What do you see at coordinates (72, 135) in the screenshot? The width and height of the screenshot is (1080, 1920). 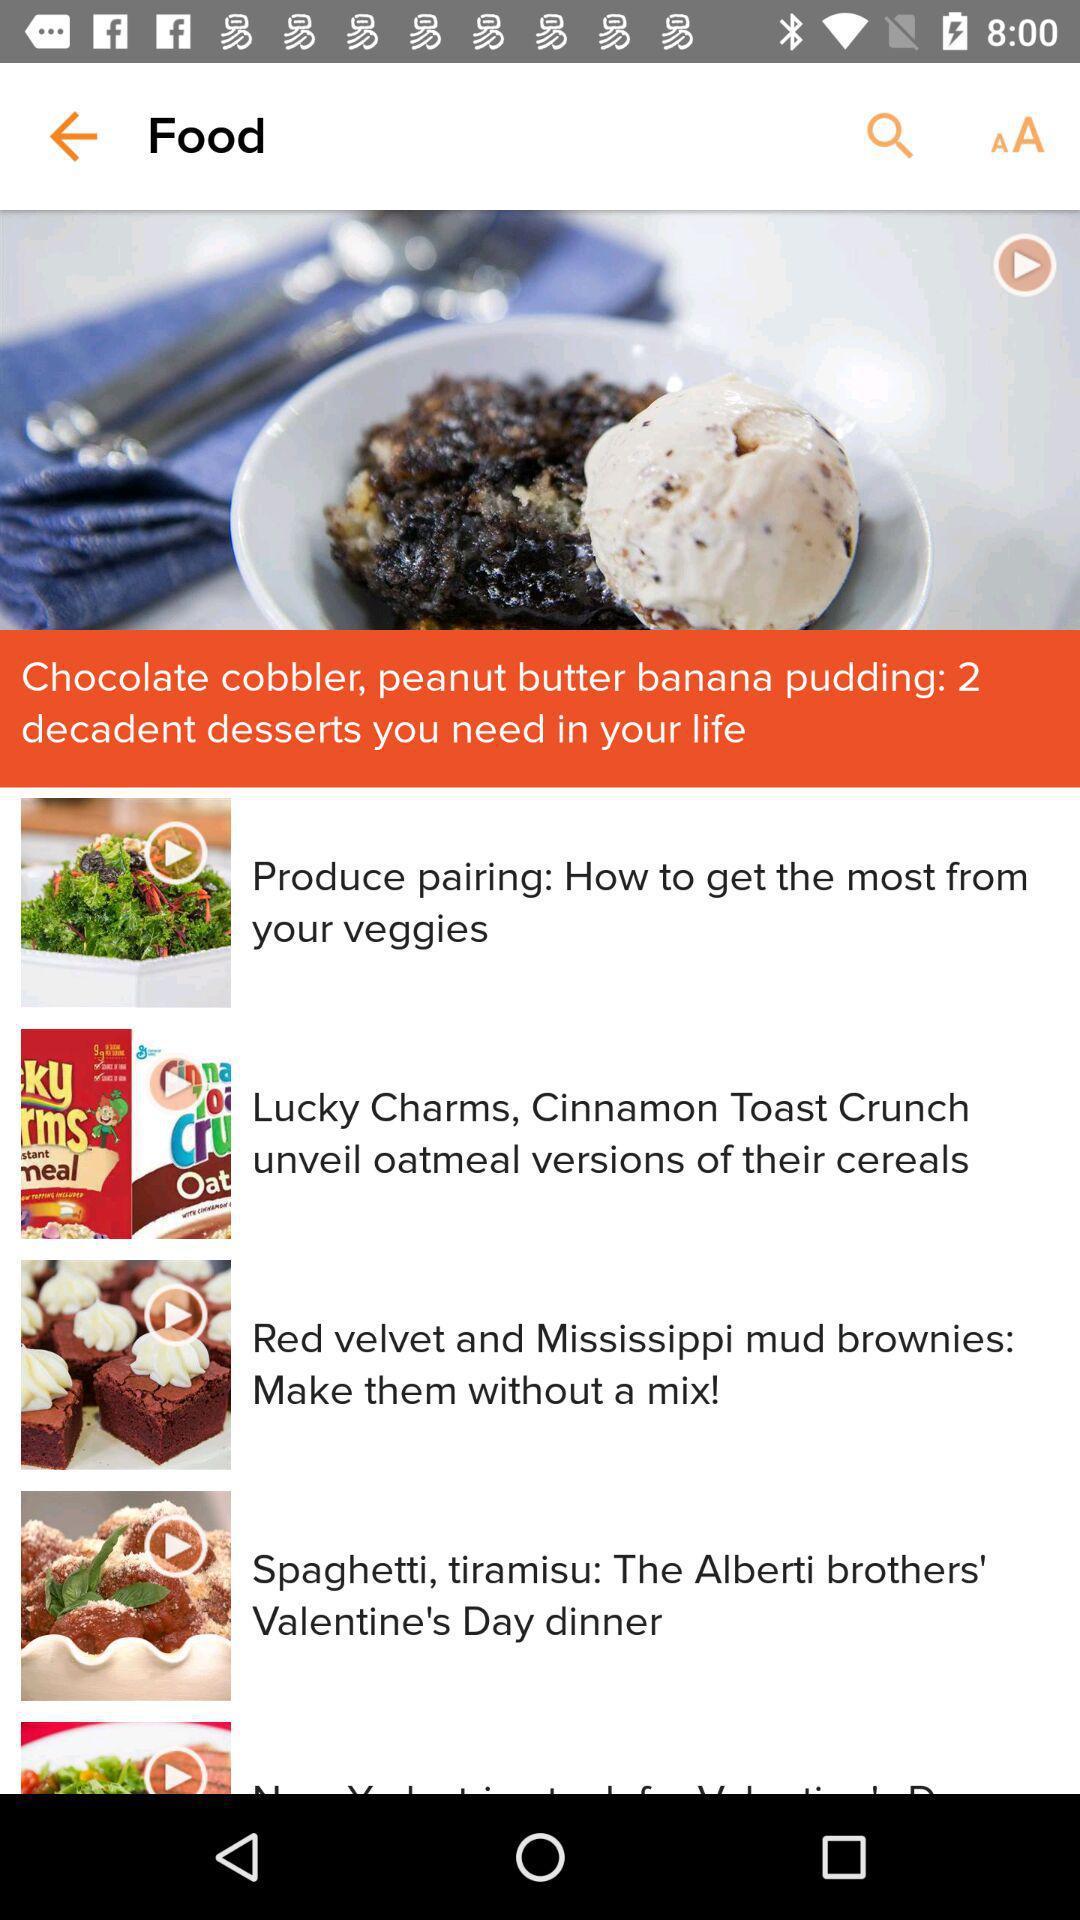 I see `item to the left of the food item` at bounding box center [72, 135].